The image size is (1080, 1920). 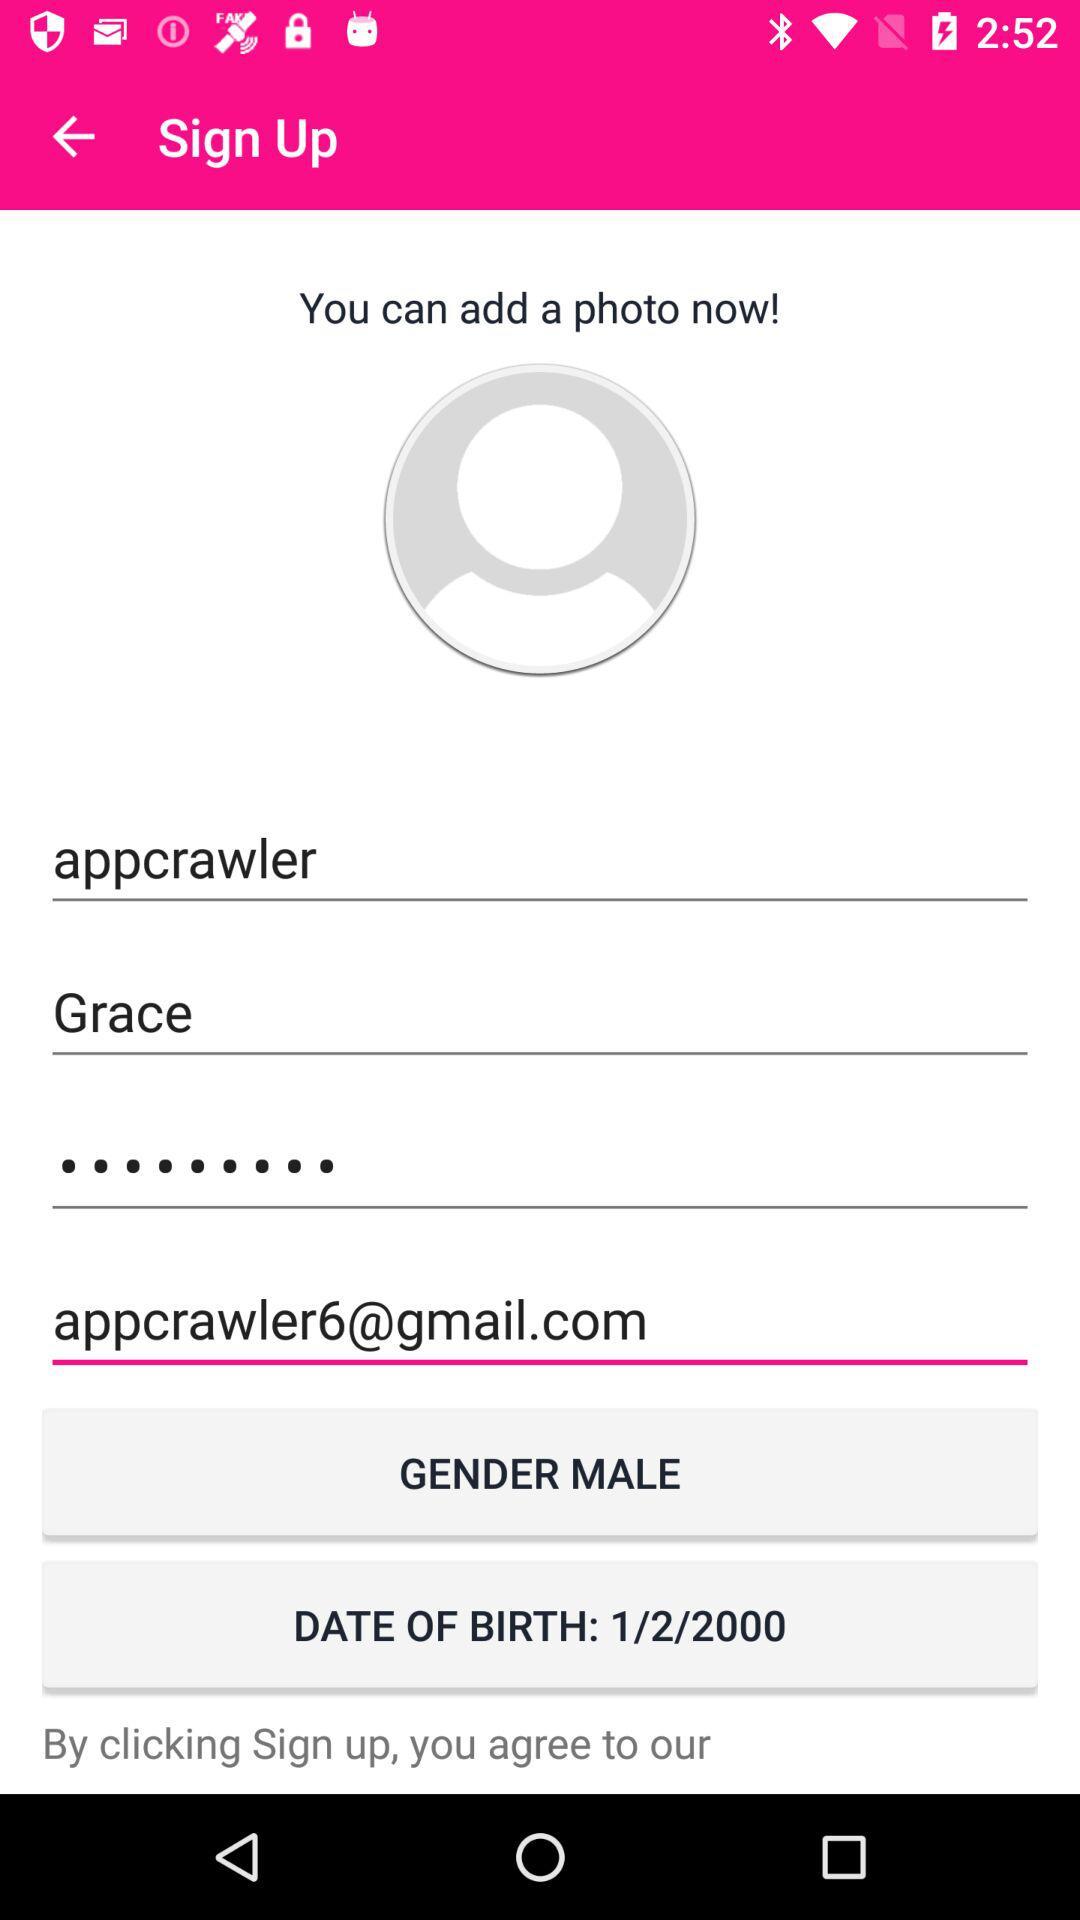 What do you see at coordinates (540, 858) in the screenshot?
I see `the first field of the page` at bounding box center [540, 858].